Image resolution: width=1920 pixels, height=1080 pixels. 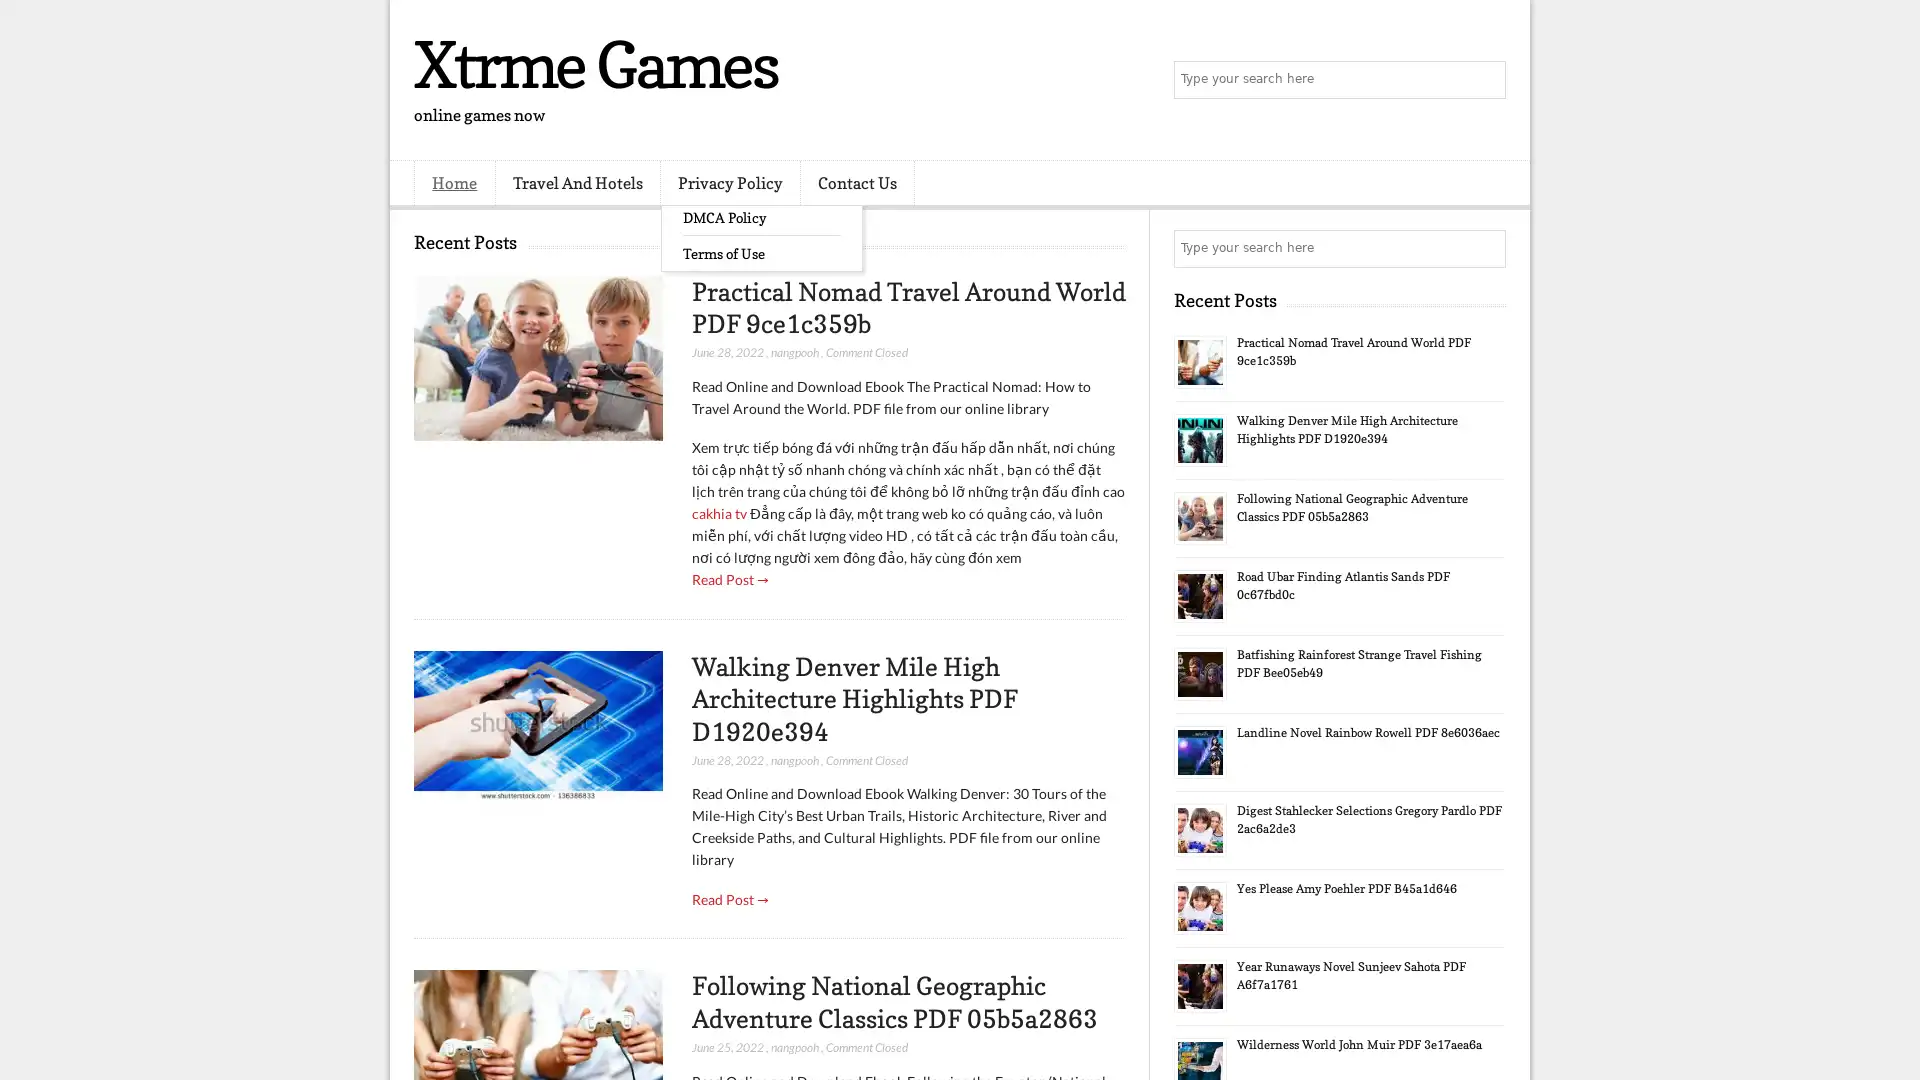 What do you see at coordinates (1485, 248) in the screenshot?
I see `Search` at bounding box center [1485, 248].